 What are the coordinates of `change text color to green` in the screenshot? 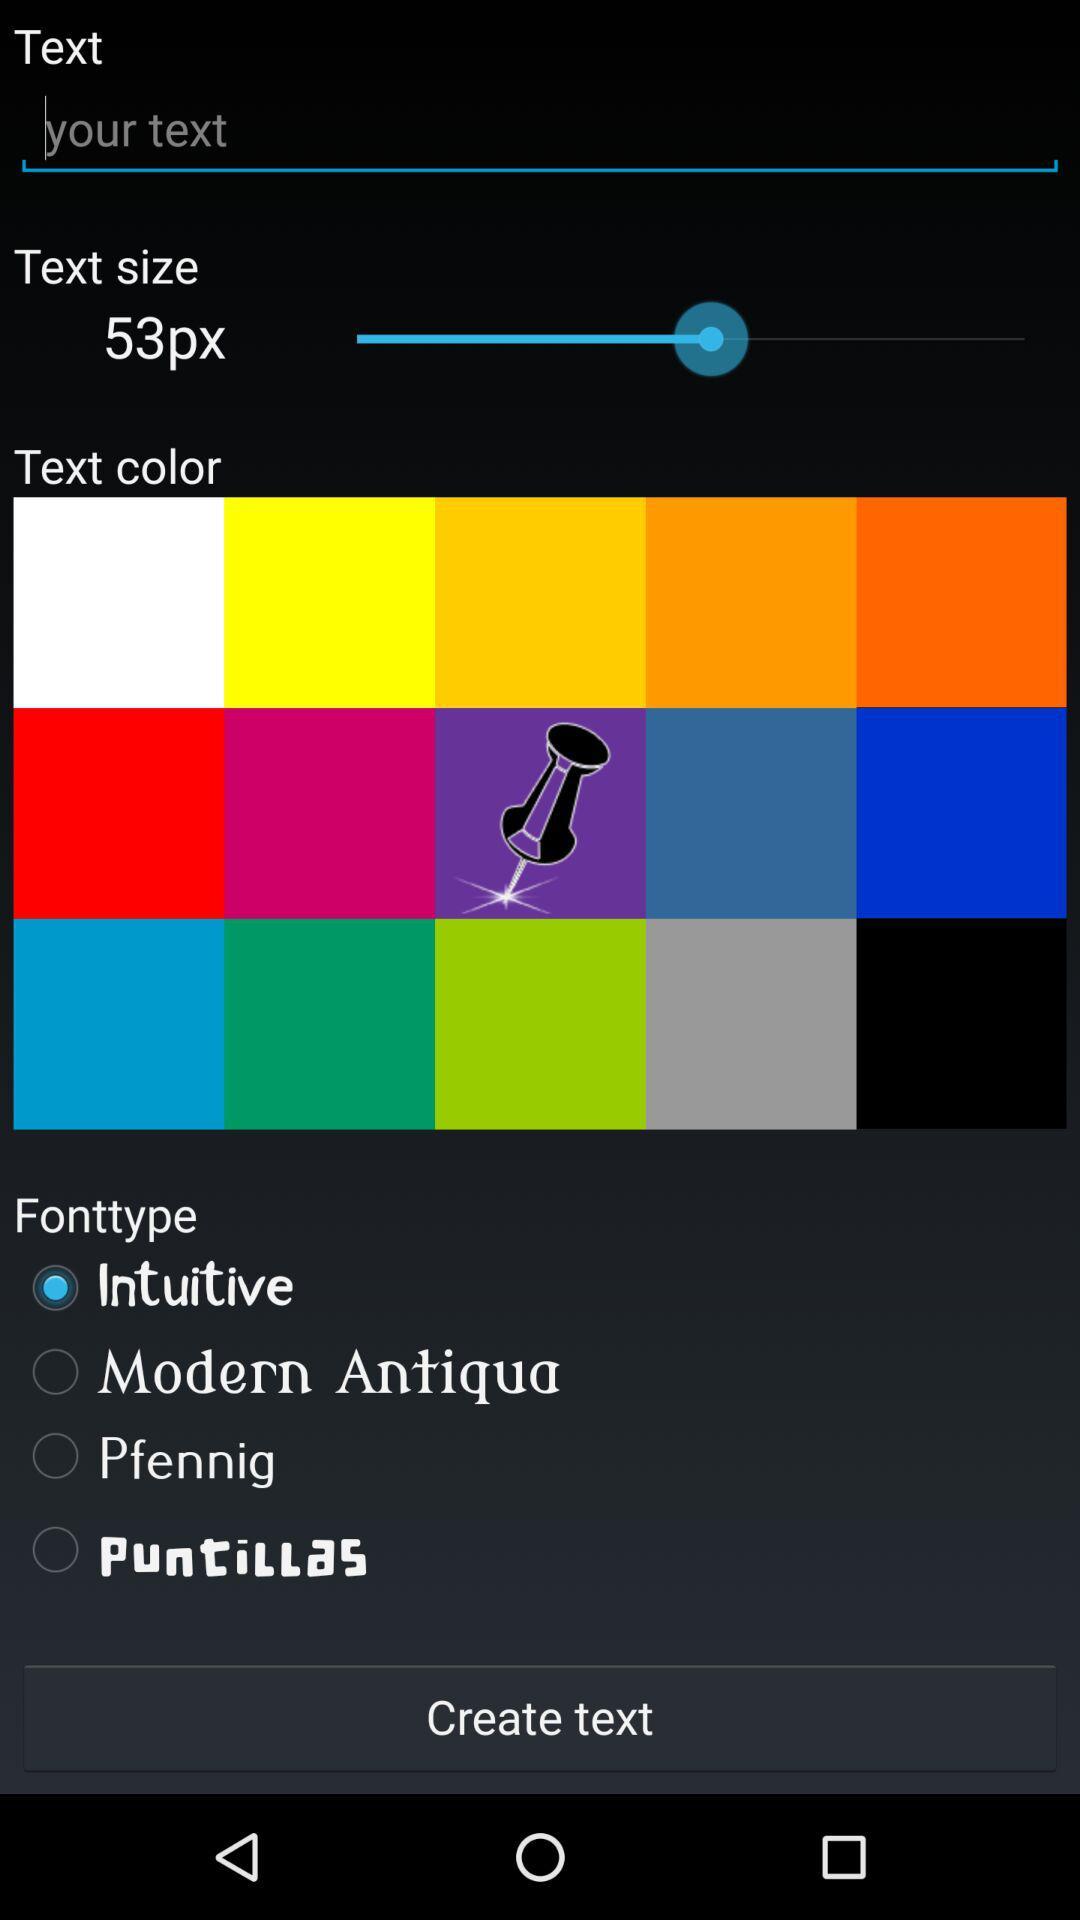 It's located at (540, 1024).